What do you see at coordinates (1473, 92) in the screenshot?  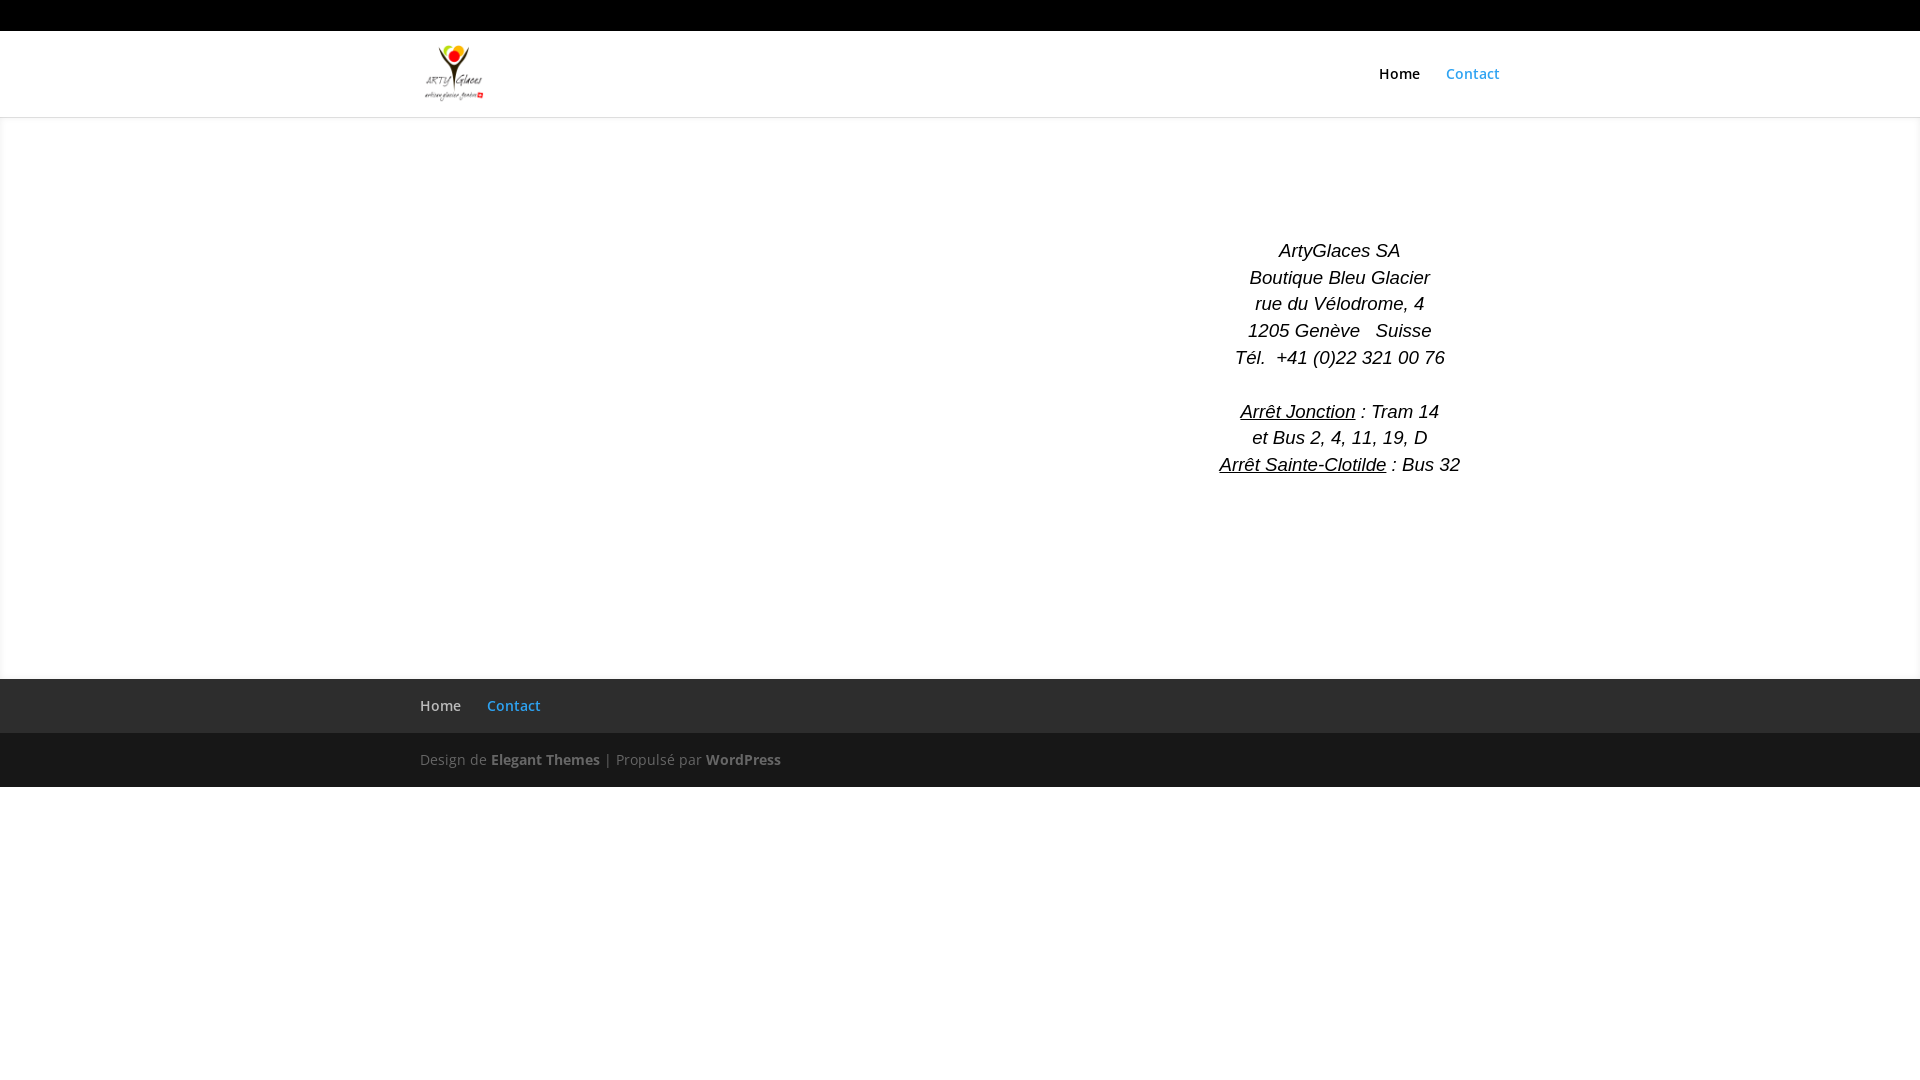 I see `'Contact'` at bounding box center [1473, 92].